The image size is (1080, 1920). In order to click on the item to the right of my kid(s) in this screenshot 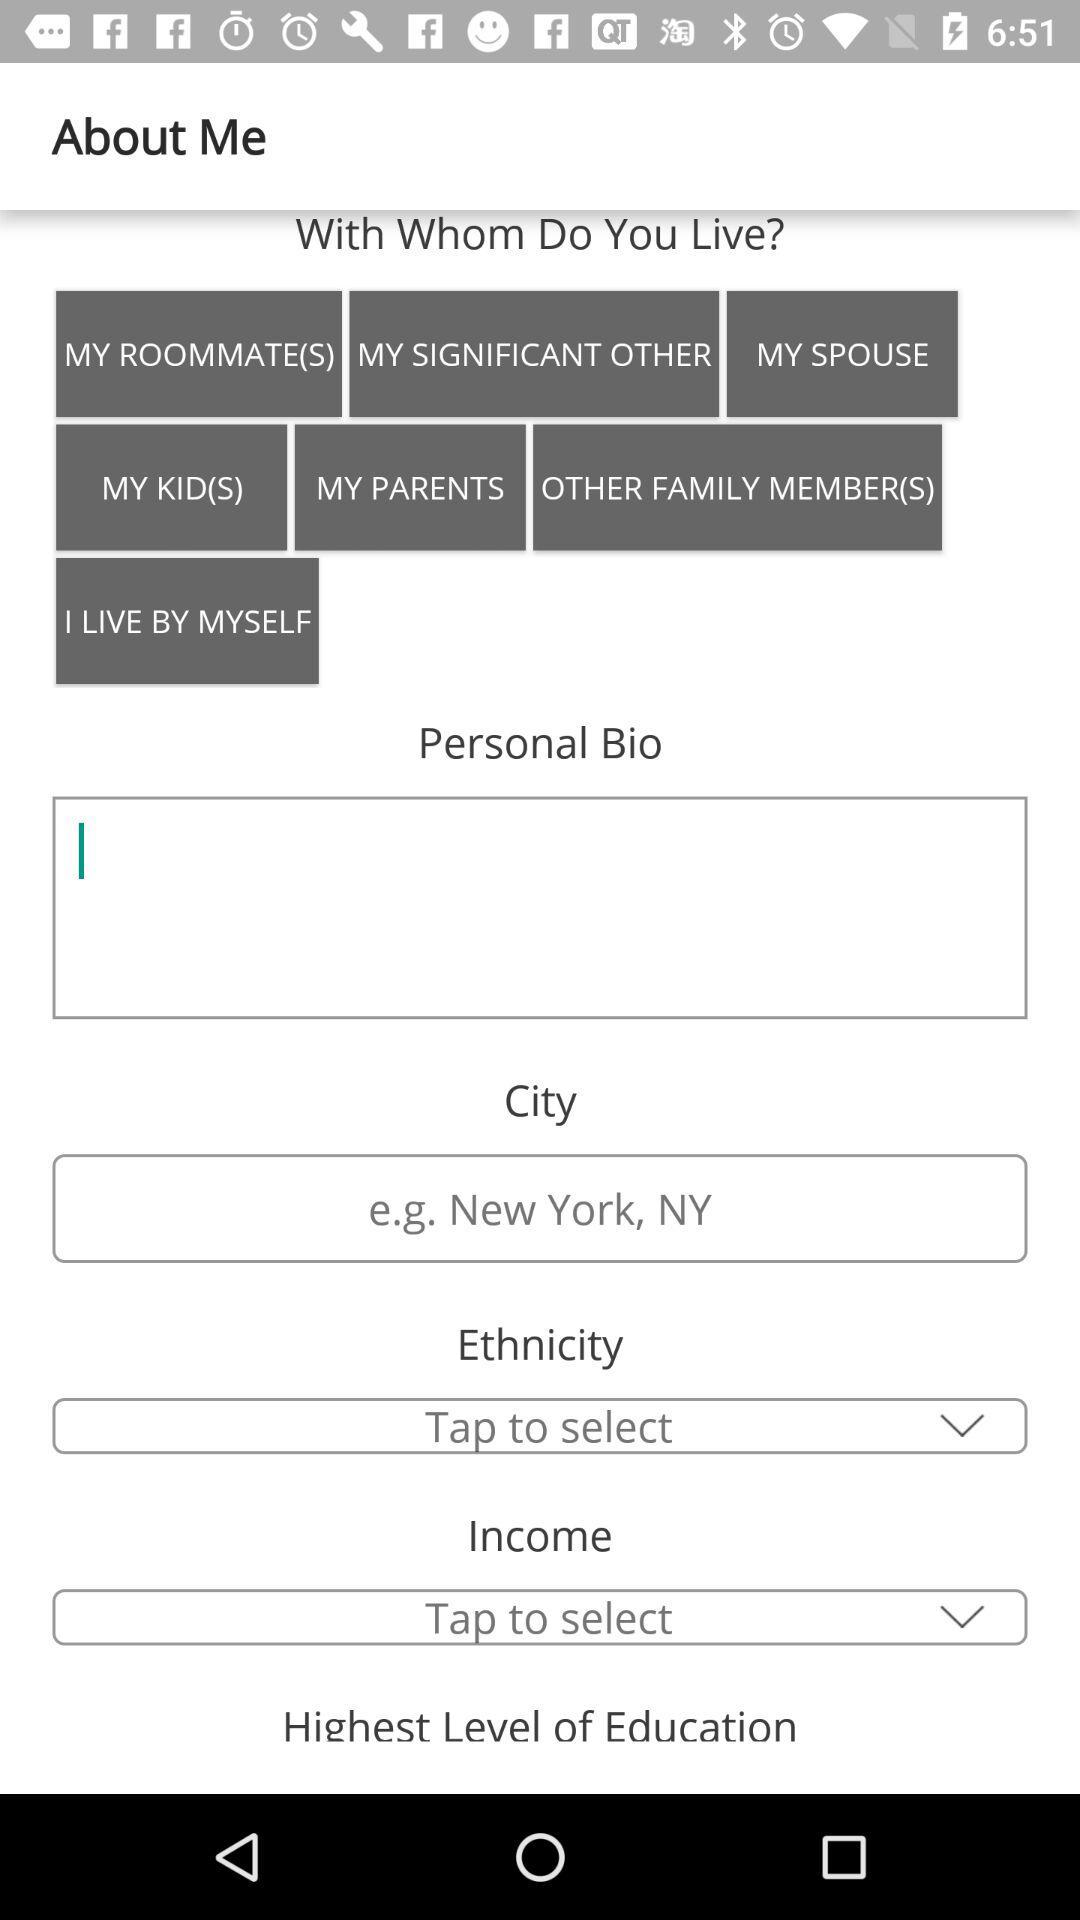, I will do `click(409, 487)`.